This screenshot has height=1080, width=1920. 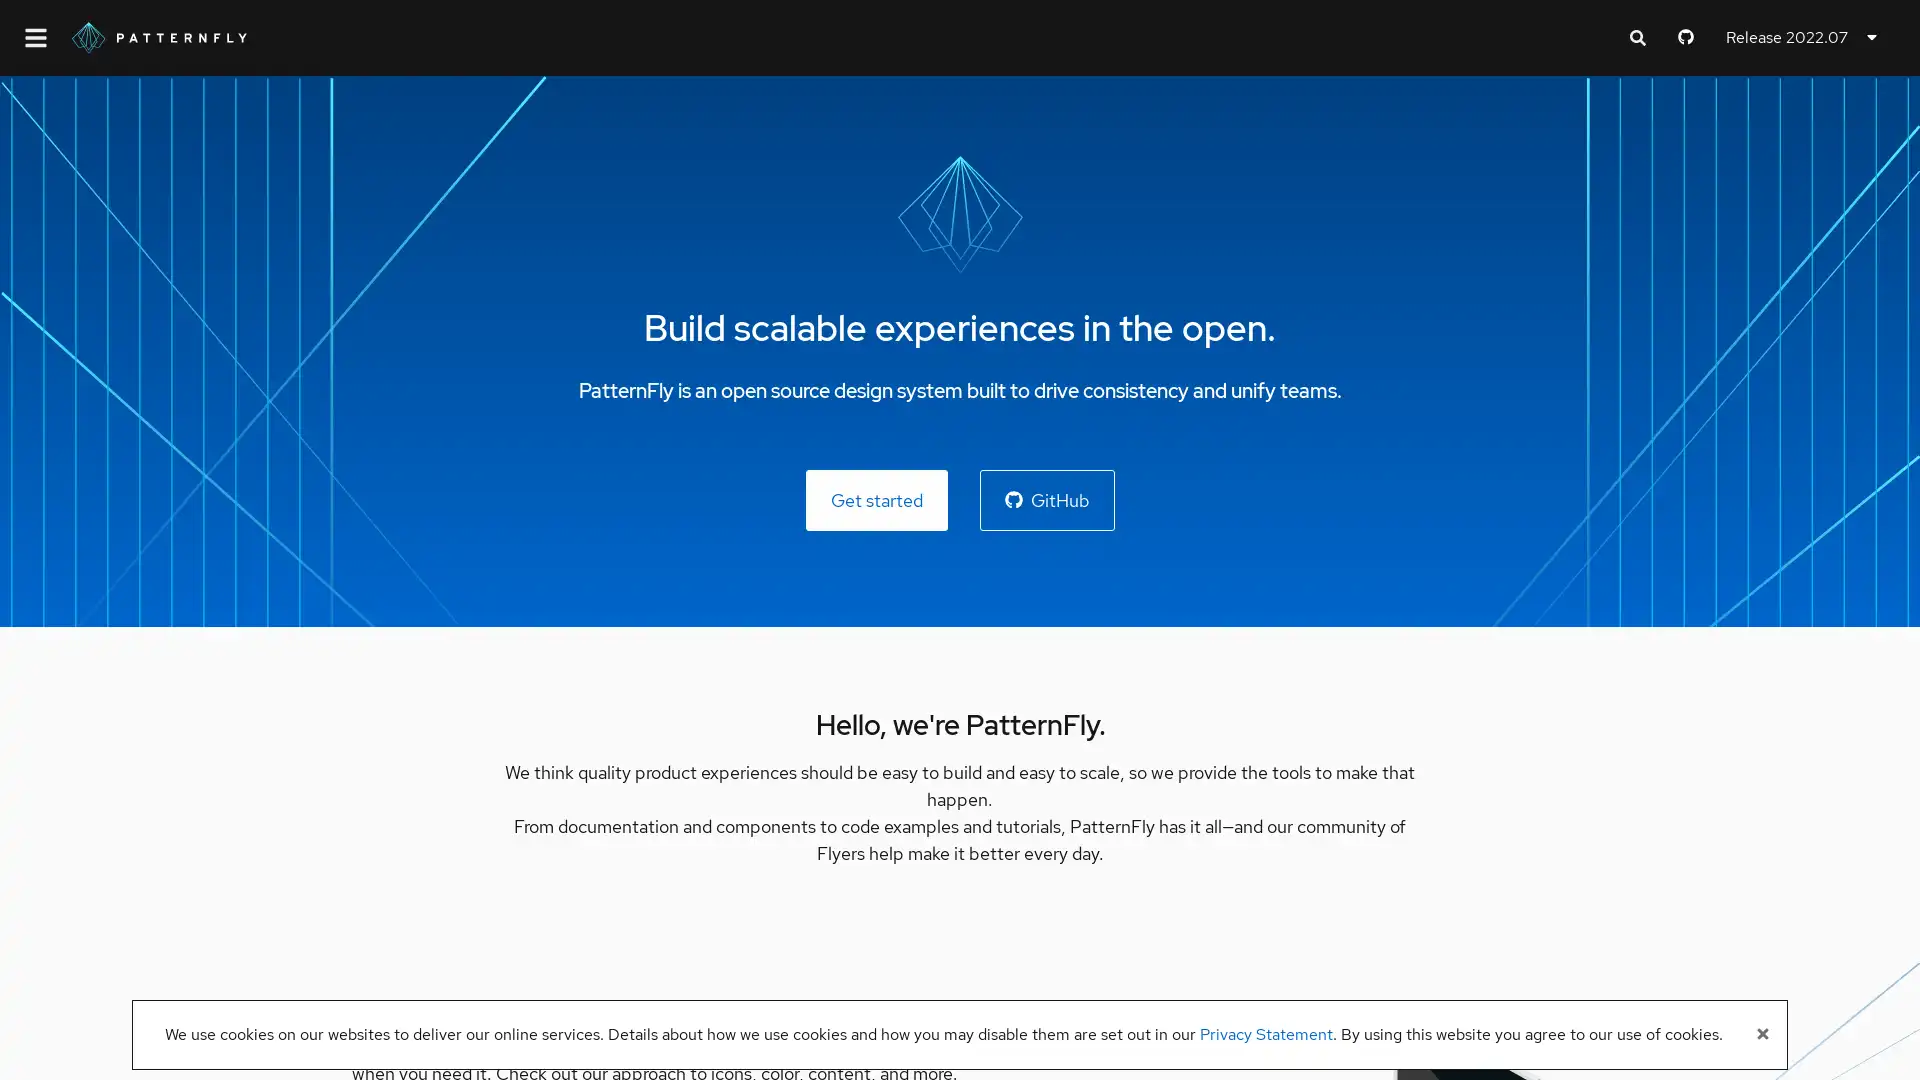 I want to click on Global navigation, so click(x=35, y=37).